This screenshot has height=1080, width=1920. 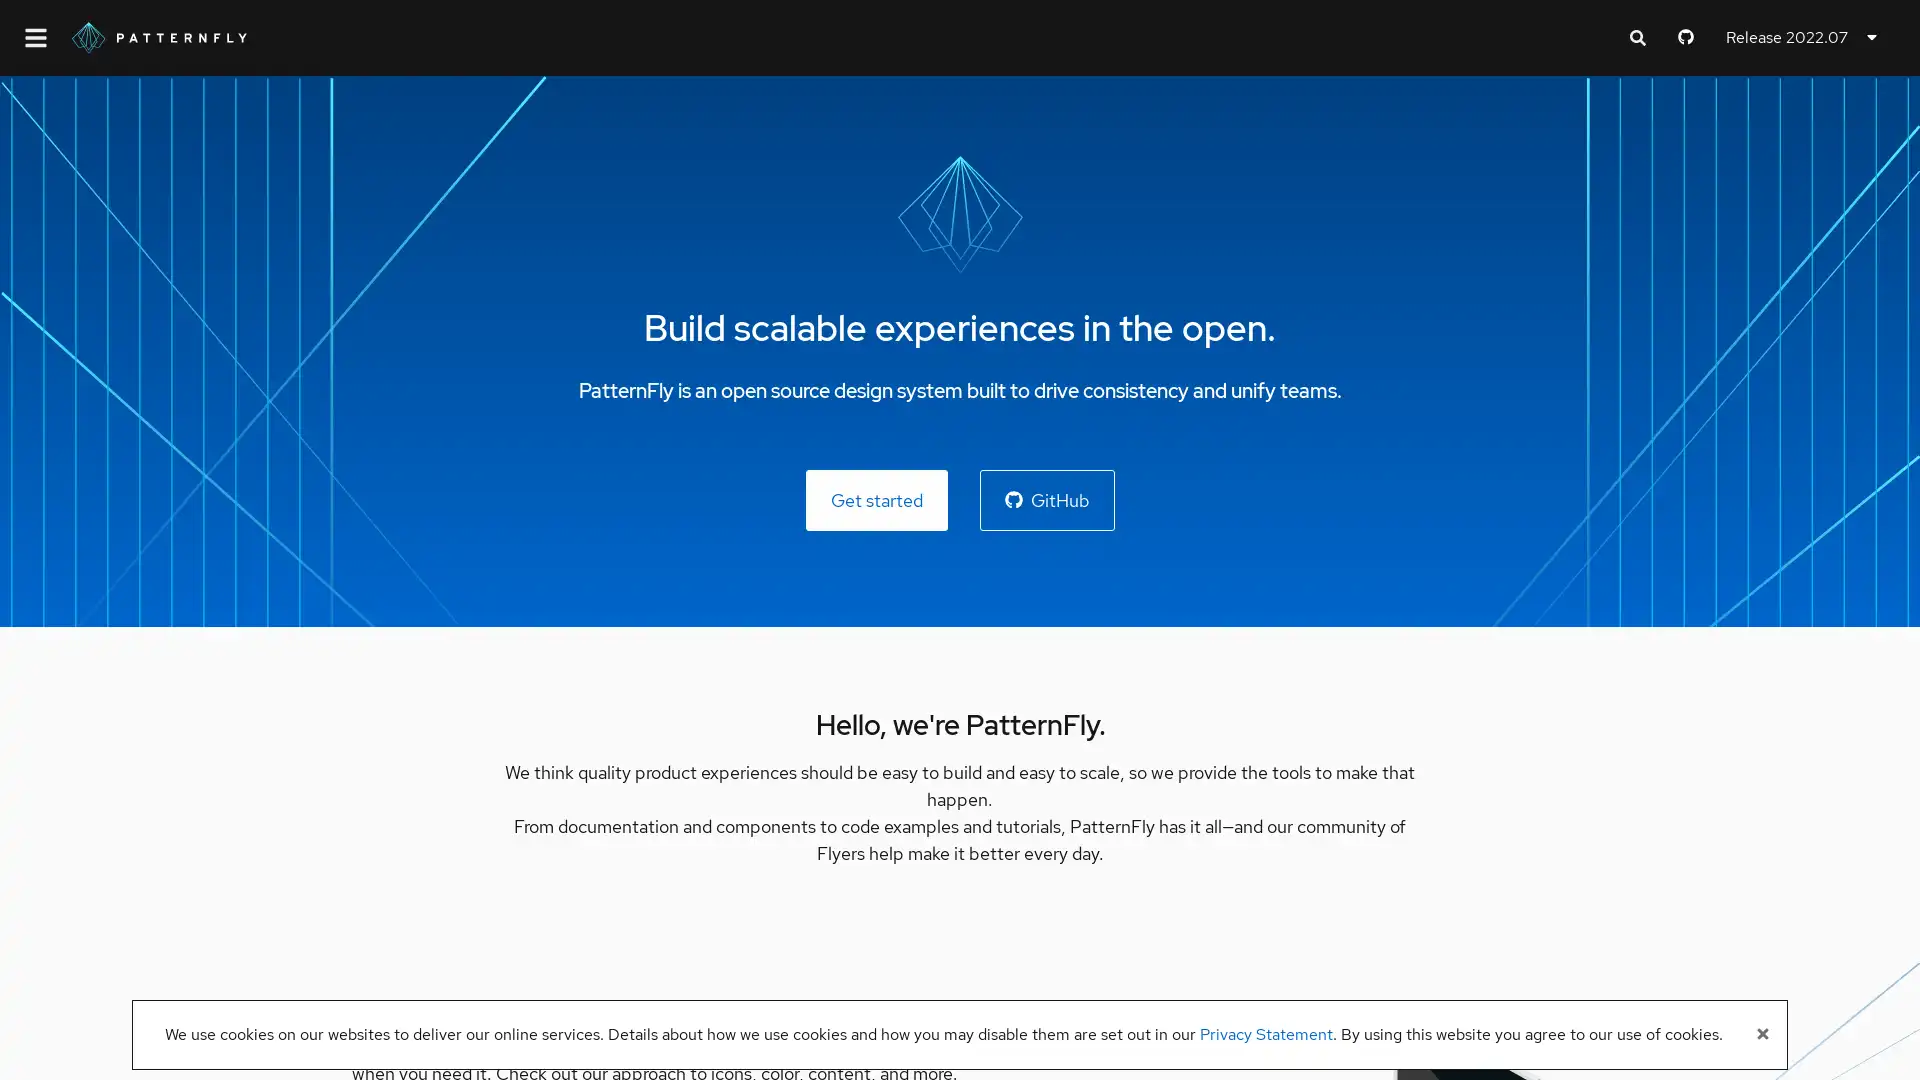 I want to click on Global navigation, so click(x=35, y=37).